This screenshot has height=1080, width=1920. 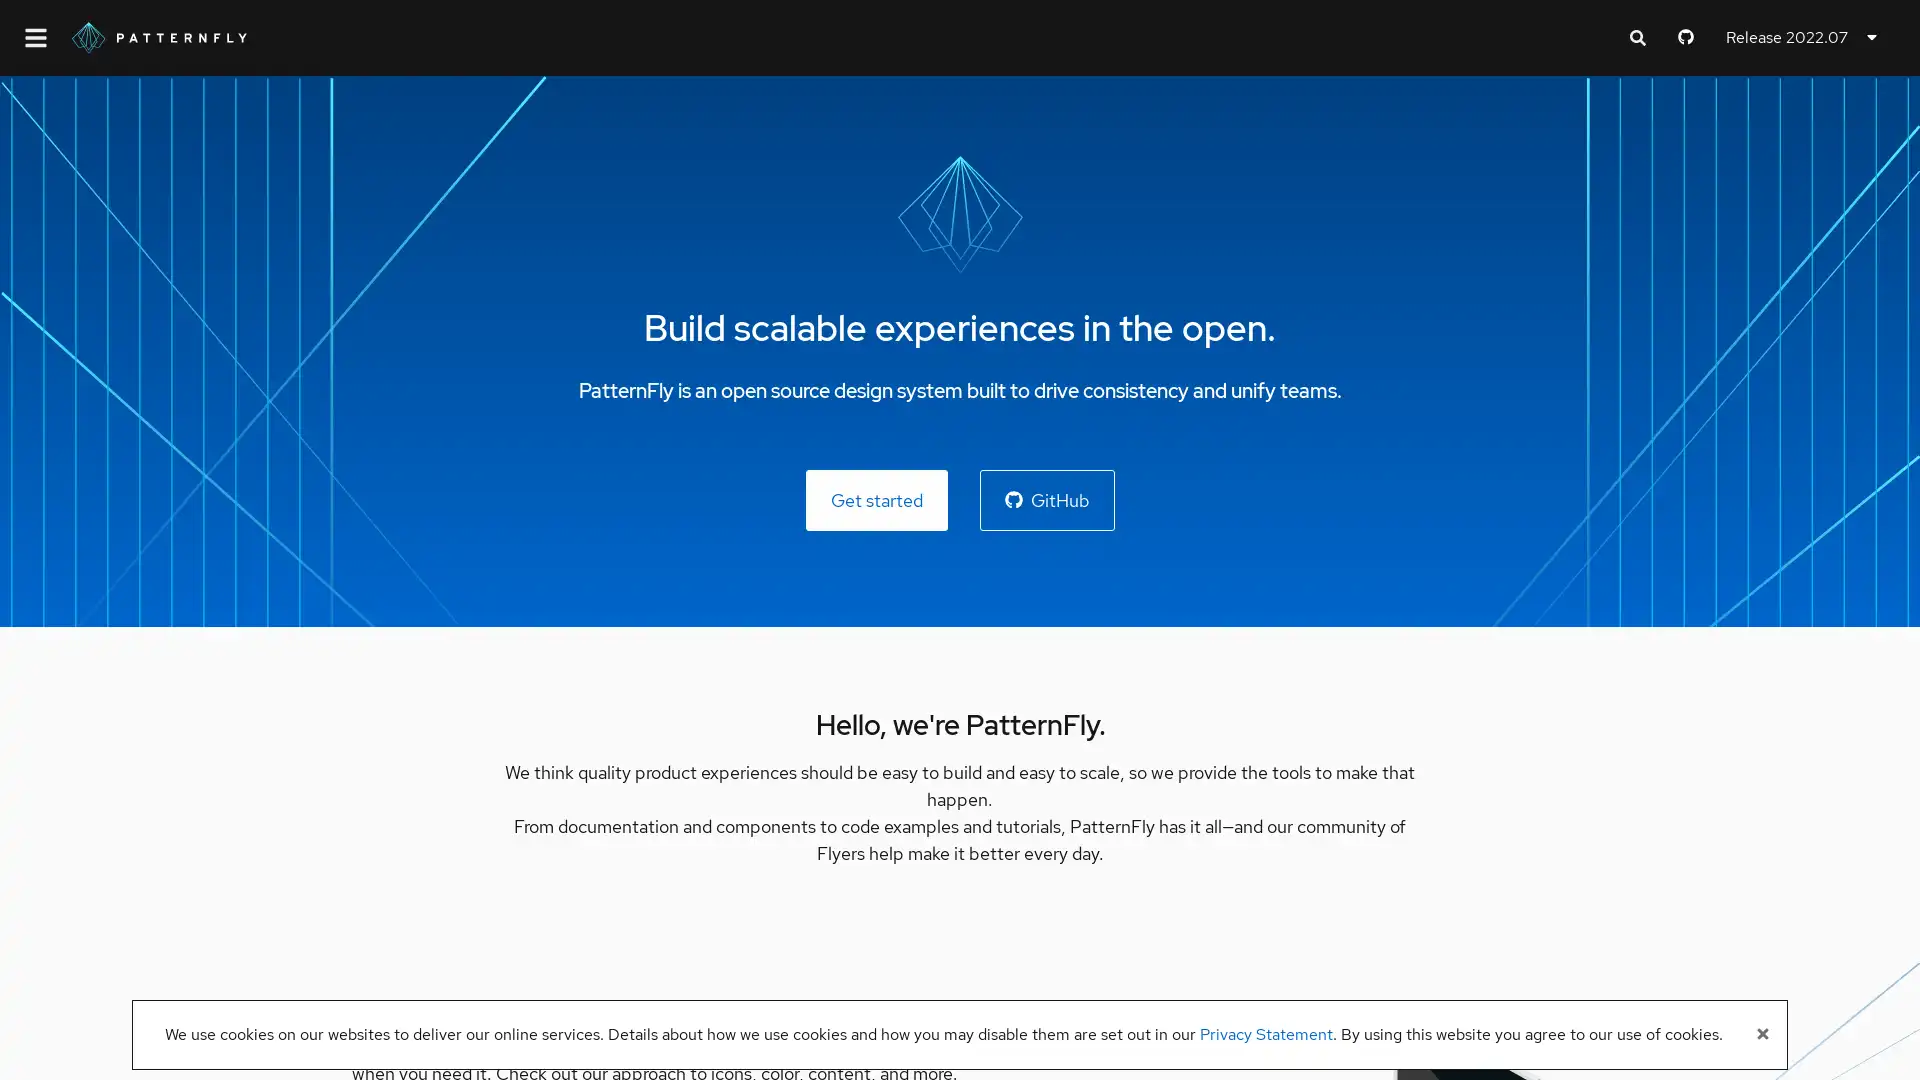 I want to click on Global navigation, so click(x=35, y=37).